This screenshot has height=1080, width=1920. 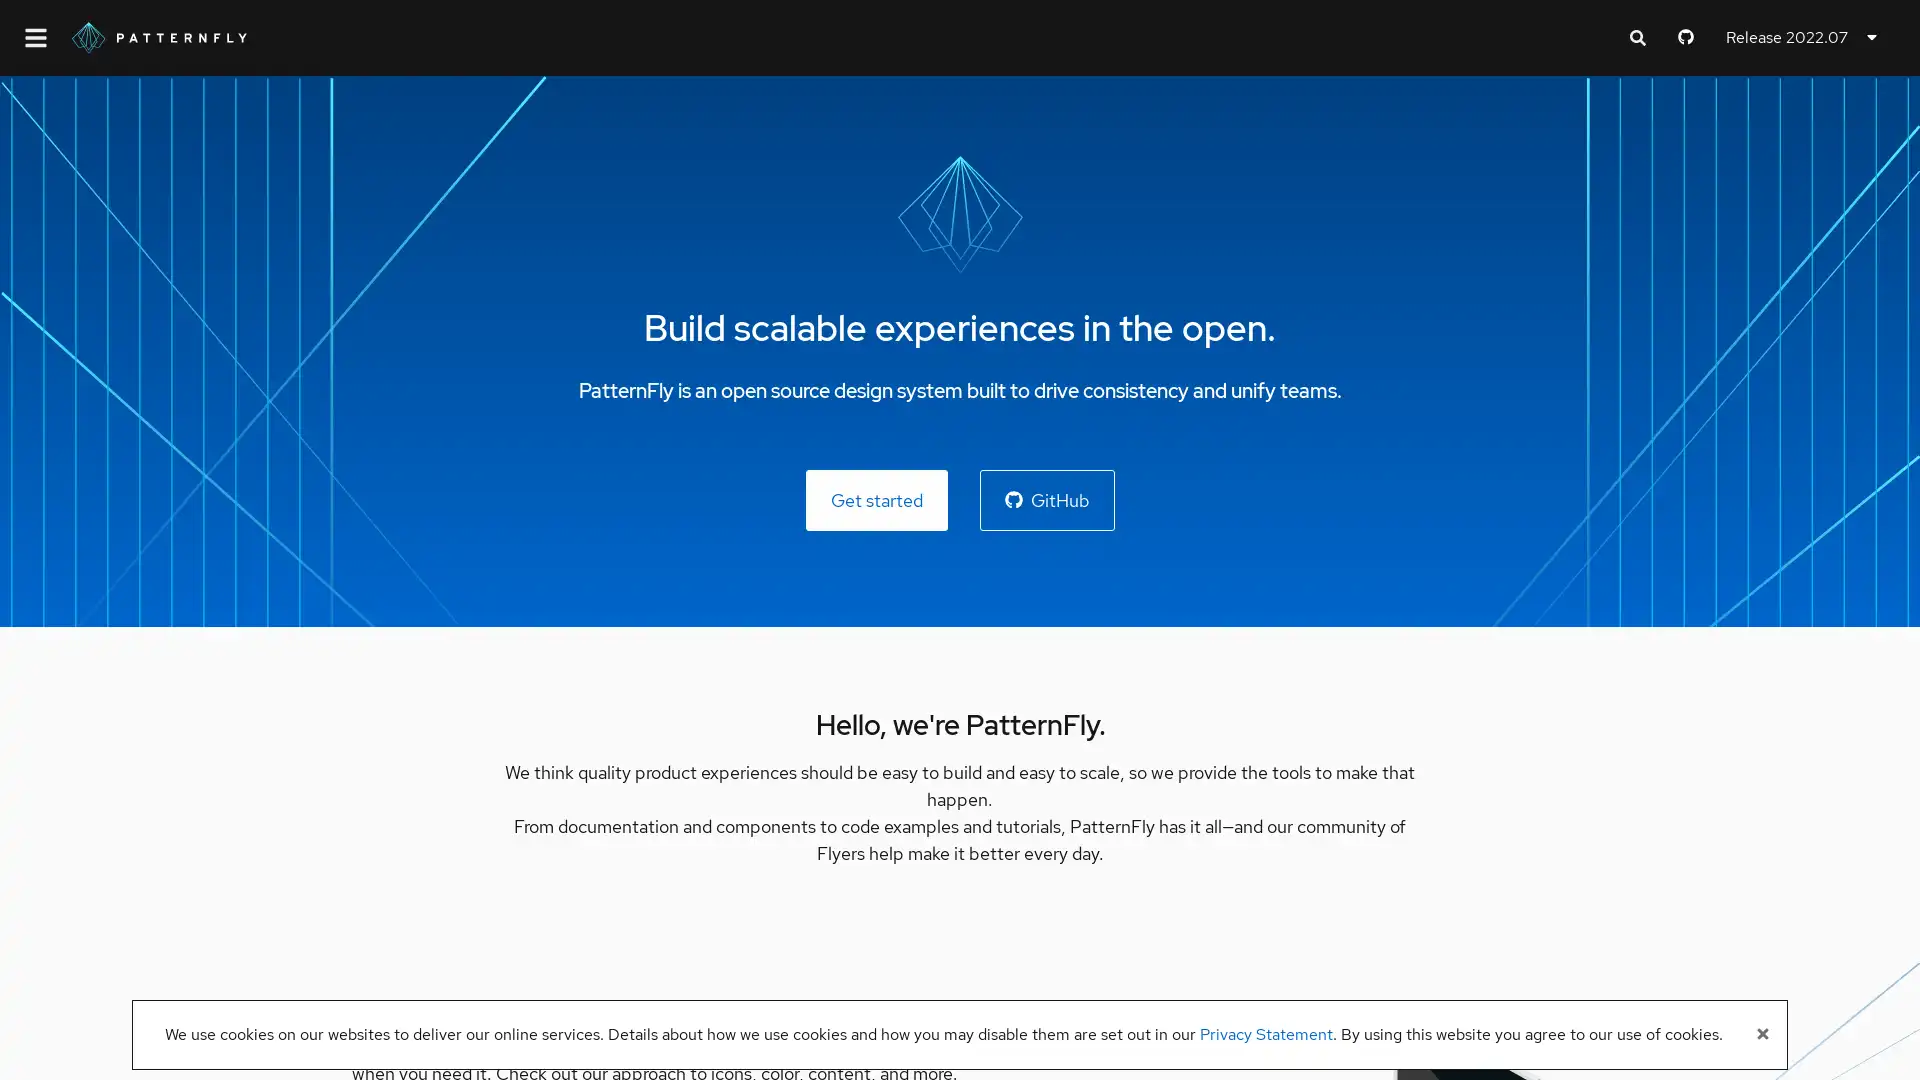 I want to click on Global navigation, so click(x=35, y=37).